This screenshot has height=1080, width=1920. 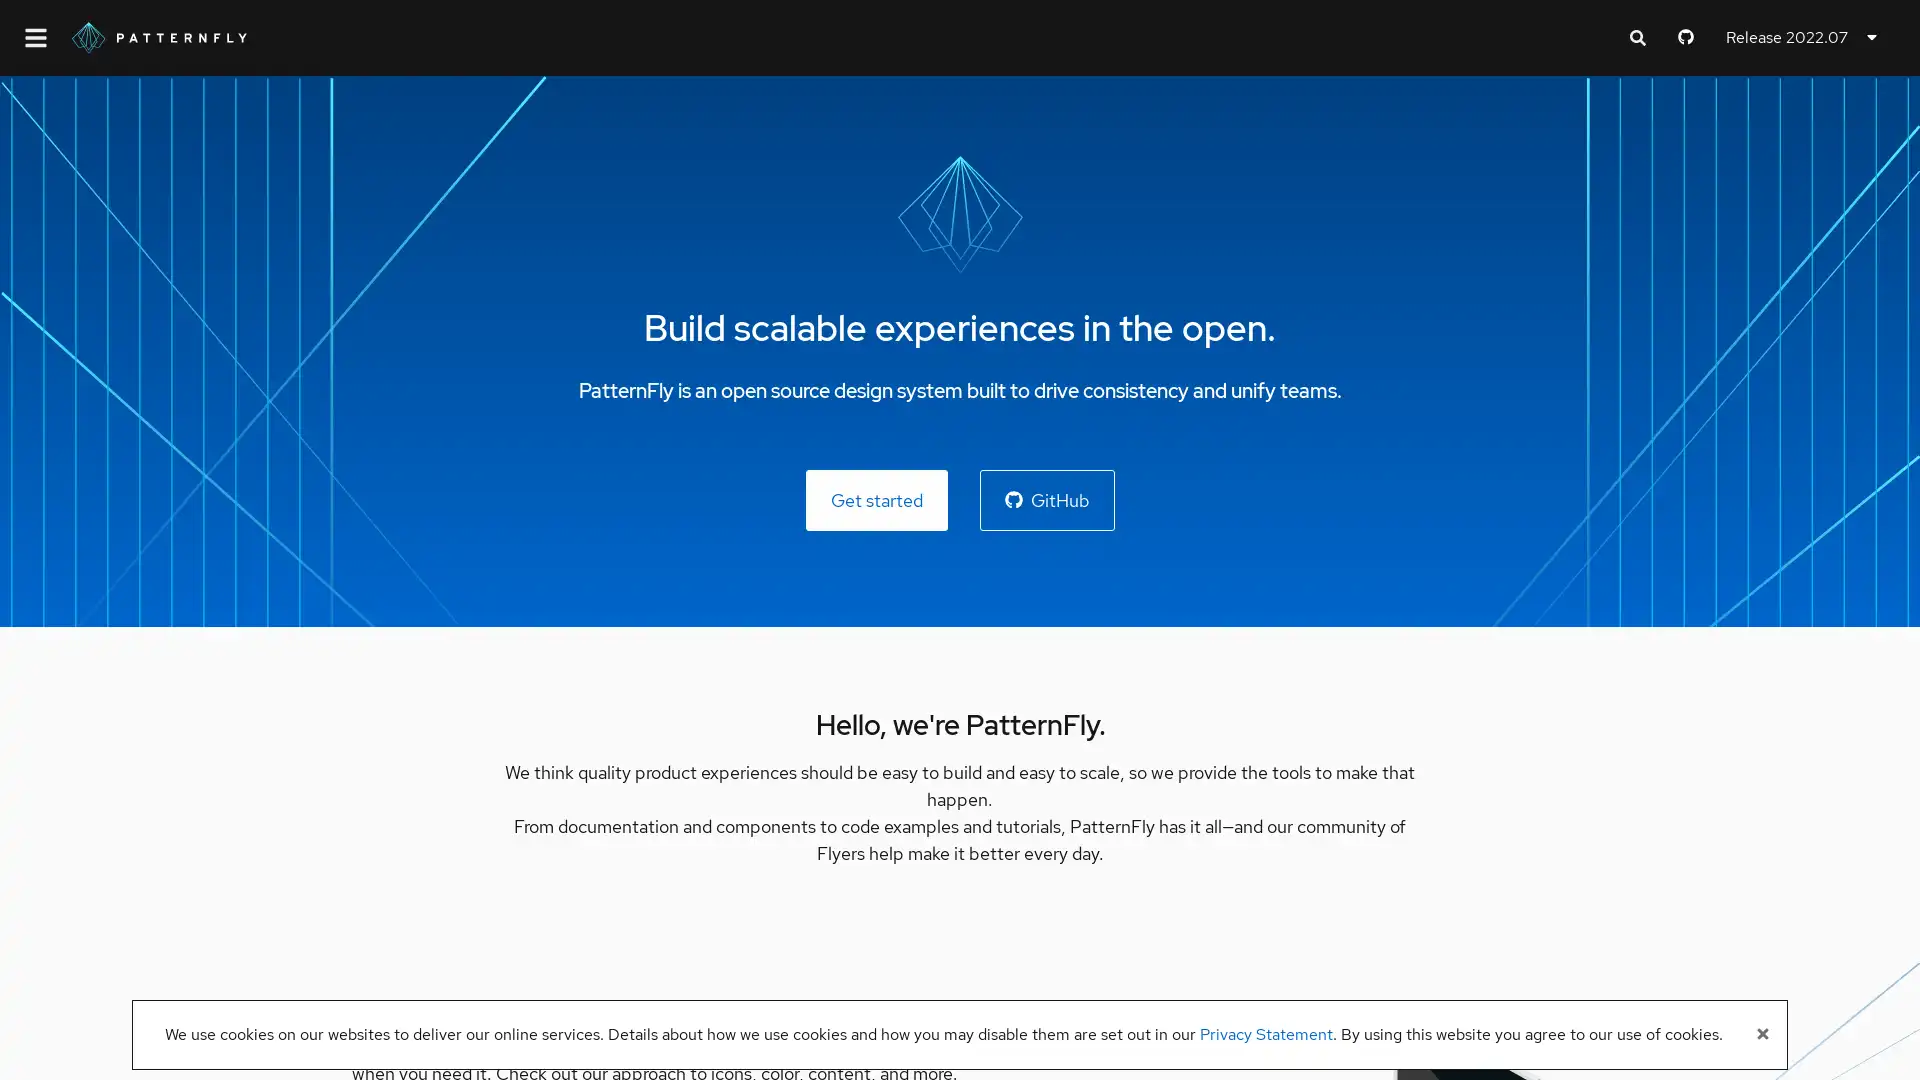 I want to click on Global navigation, so click(x=35, y=37).